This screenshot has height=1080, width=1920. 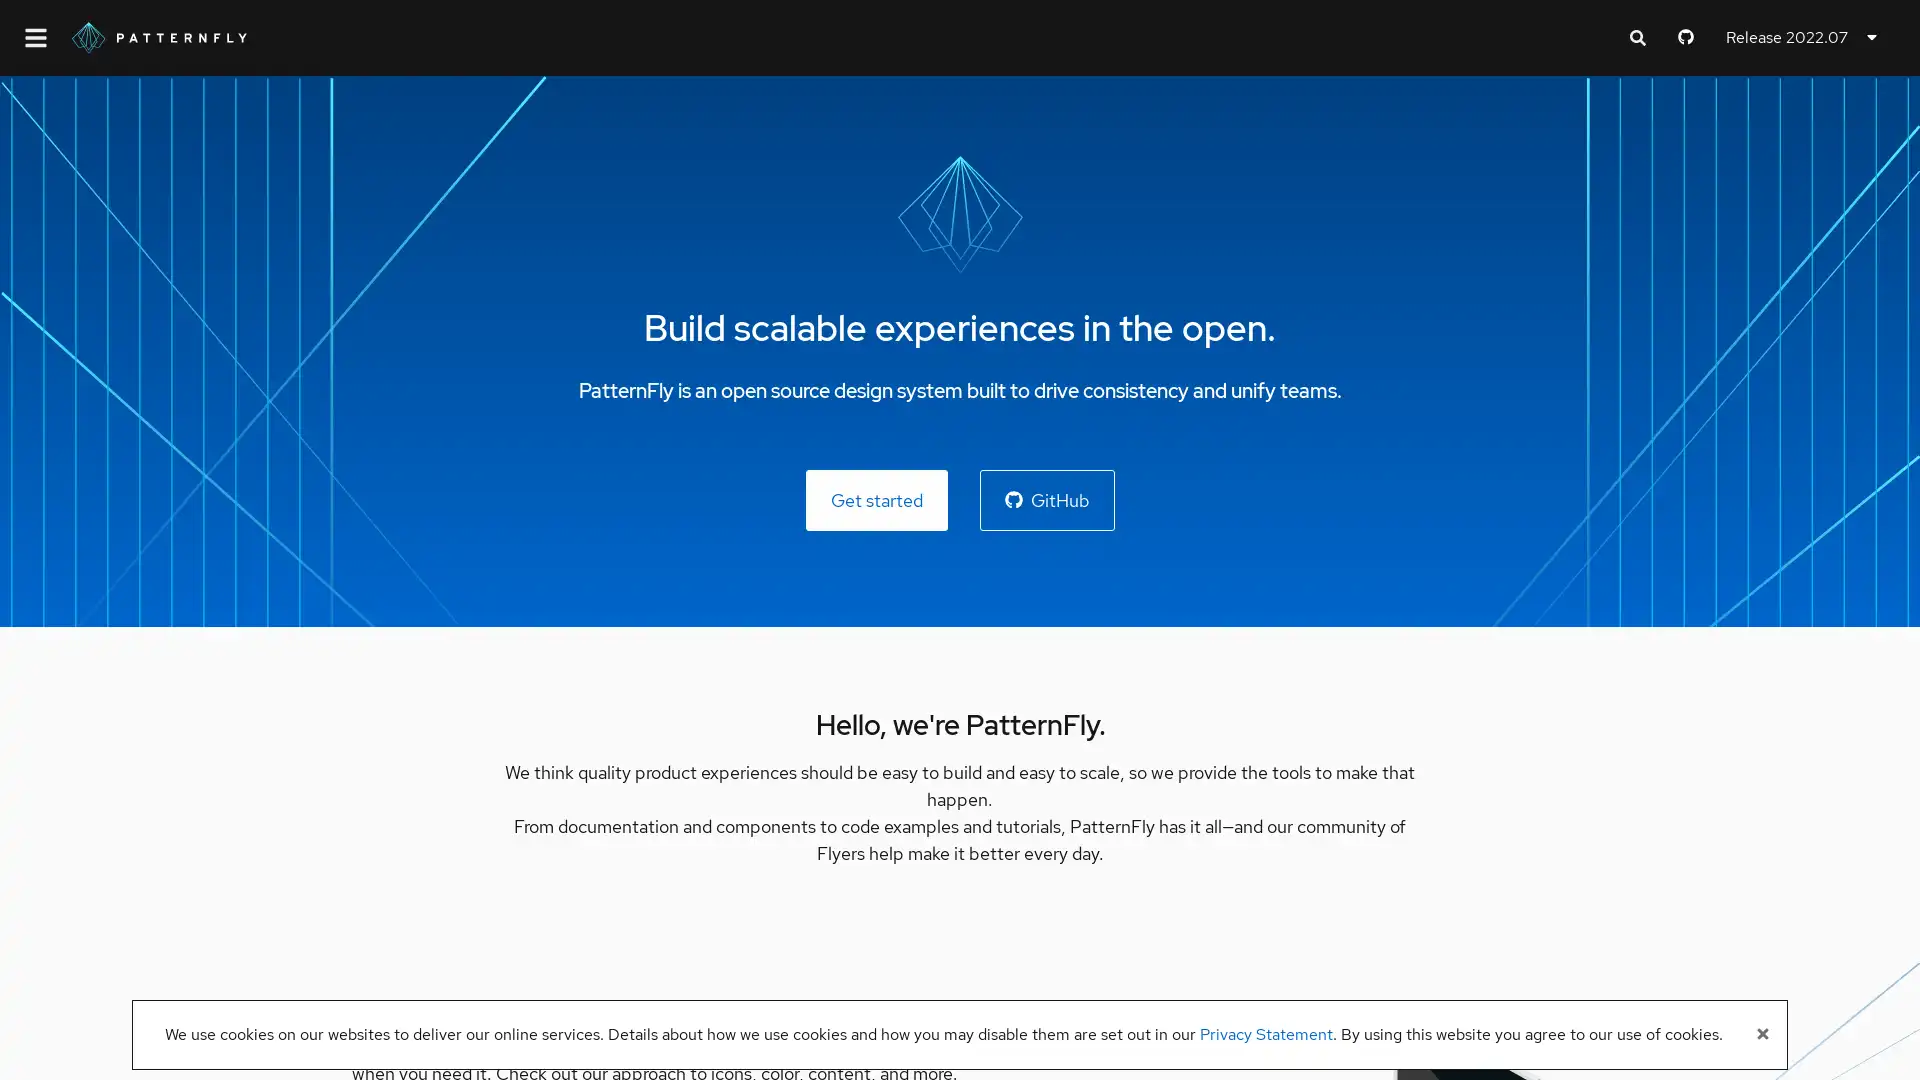 I want to click on Global navigation, so click(x=35, y=37).